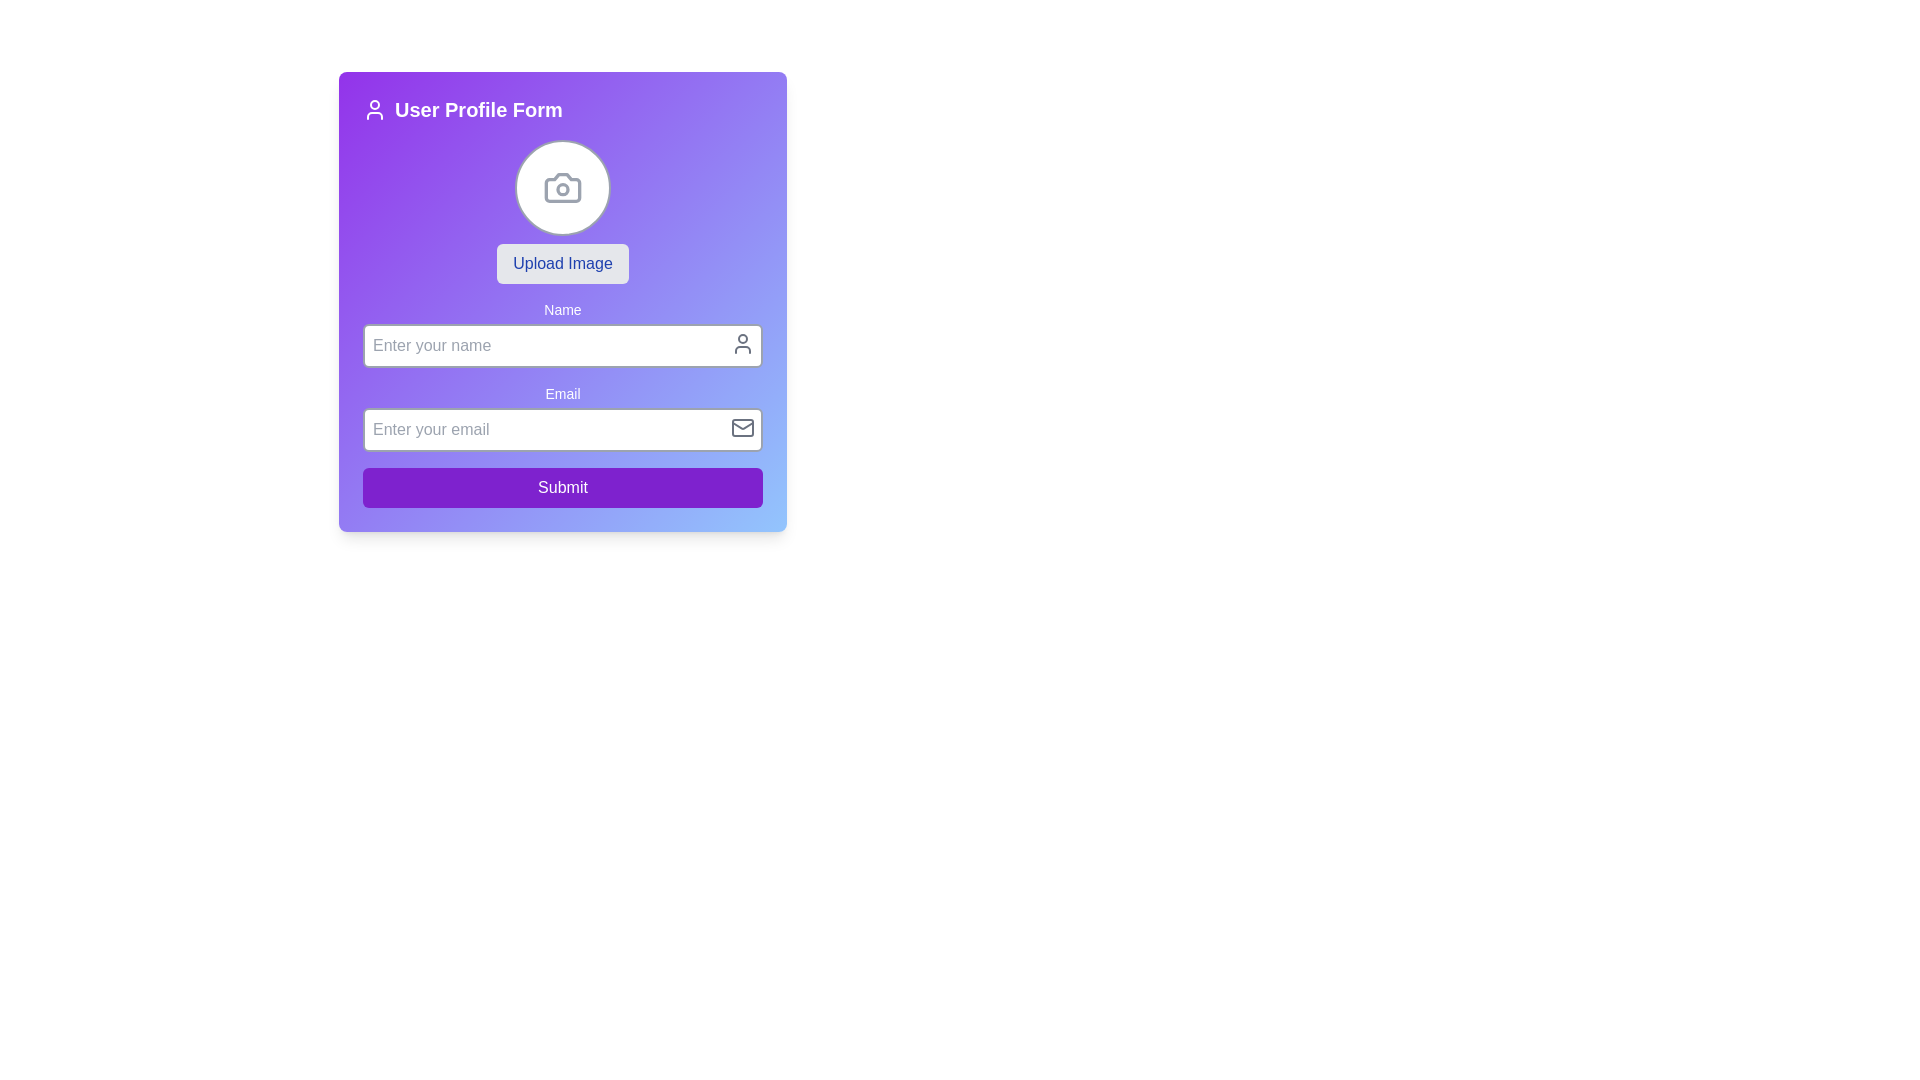  Describe the element at coordinates (561, 188) in the screenshot. I see `the camera icon, which is an SVG image with a rounded rectangle outline and a circle in its center, located near the top center of the 'User Profile Form' card layout` at that location.